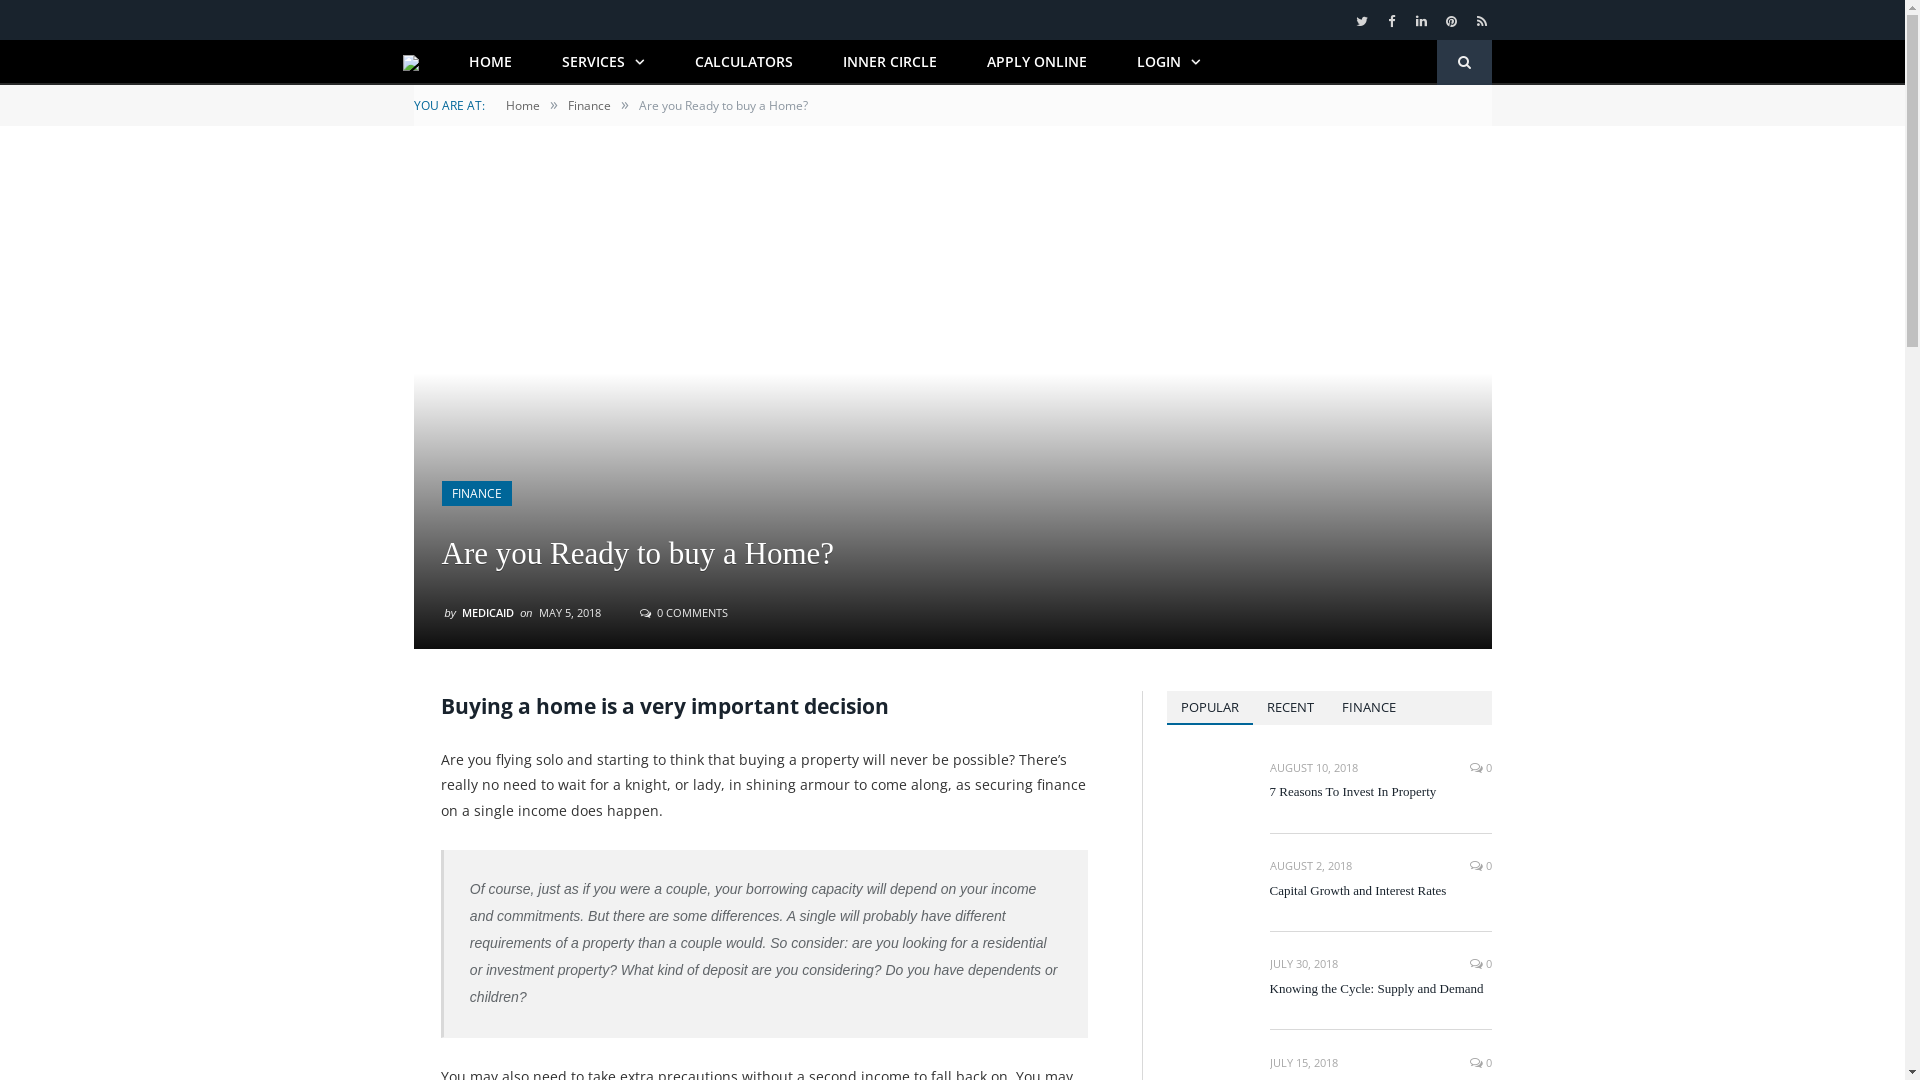 This screenshot has height=1080, width=1920. Describe the element at coordinates (443, 61) in the screenshot. I see `'HOME'` at that location.